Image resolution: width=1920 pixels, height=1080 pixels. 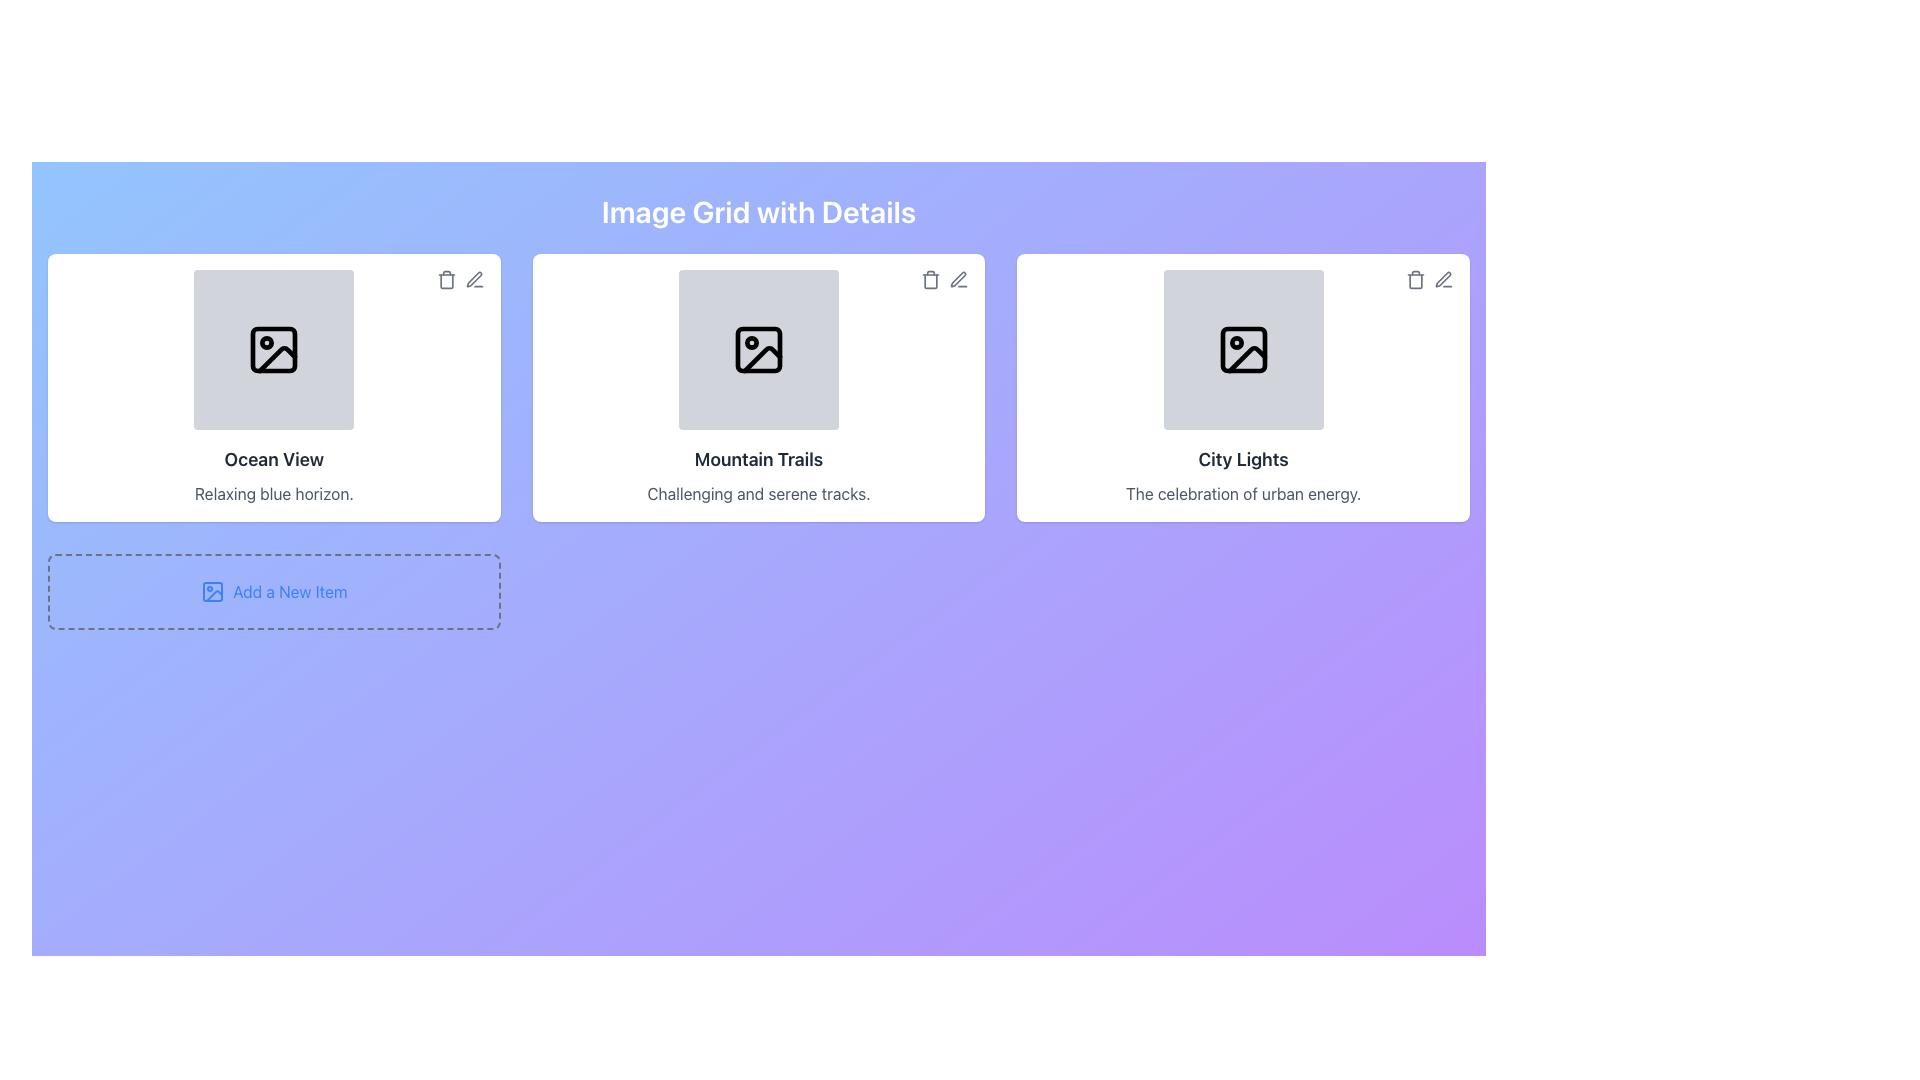 What do you see at coordinates (273, 349) in the screenshot?
I see `the image placeholder or graphical icon located at the center-top of the 'Ocean View' section to interact` at bounding box center [273, 349].